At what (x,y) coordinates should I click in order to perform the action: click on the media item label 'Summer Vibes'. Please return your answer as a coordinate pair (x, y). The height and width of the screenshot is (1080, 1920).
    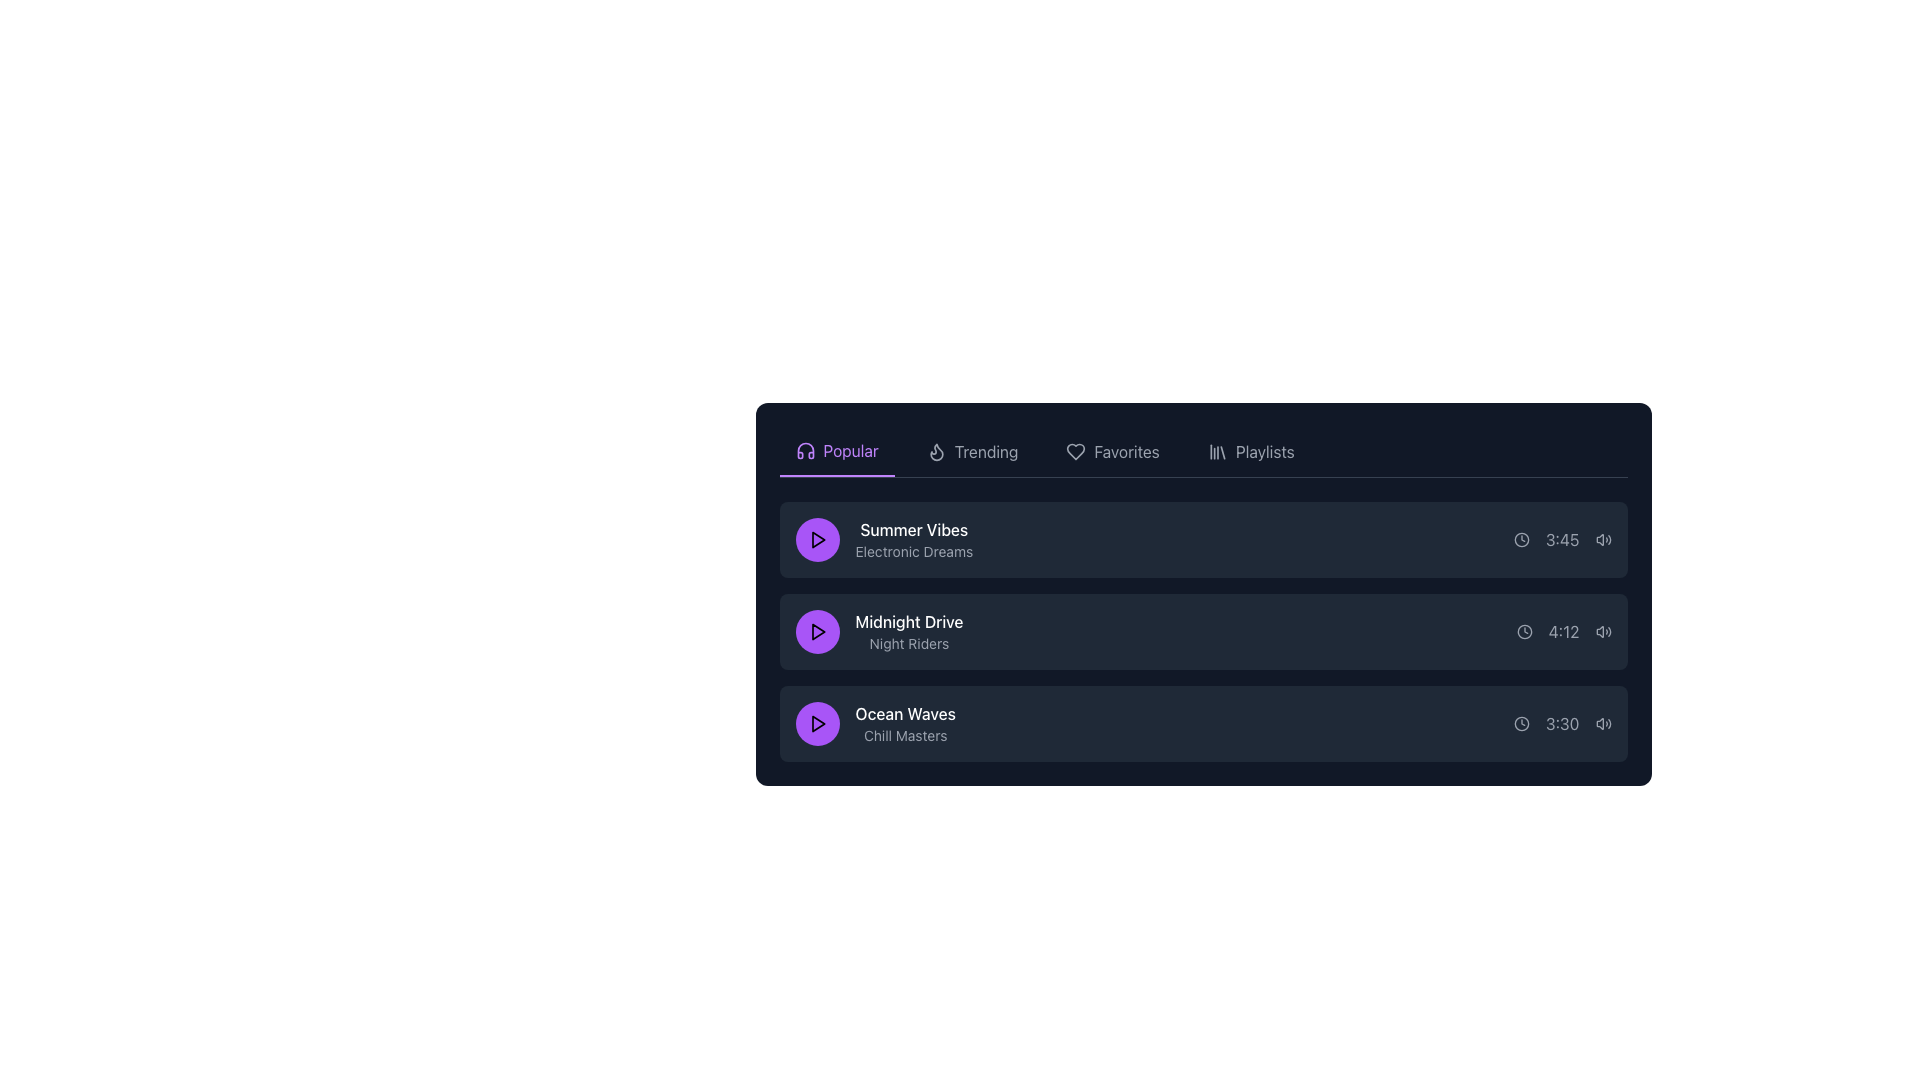
    Looking at the image, I should click on (883, 540).